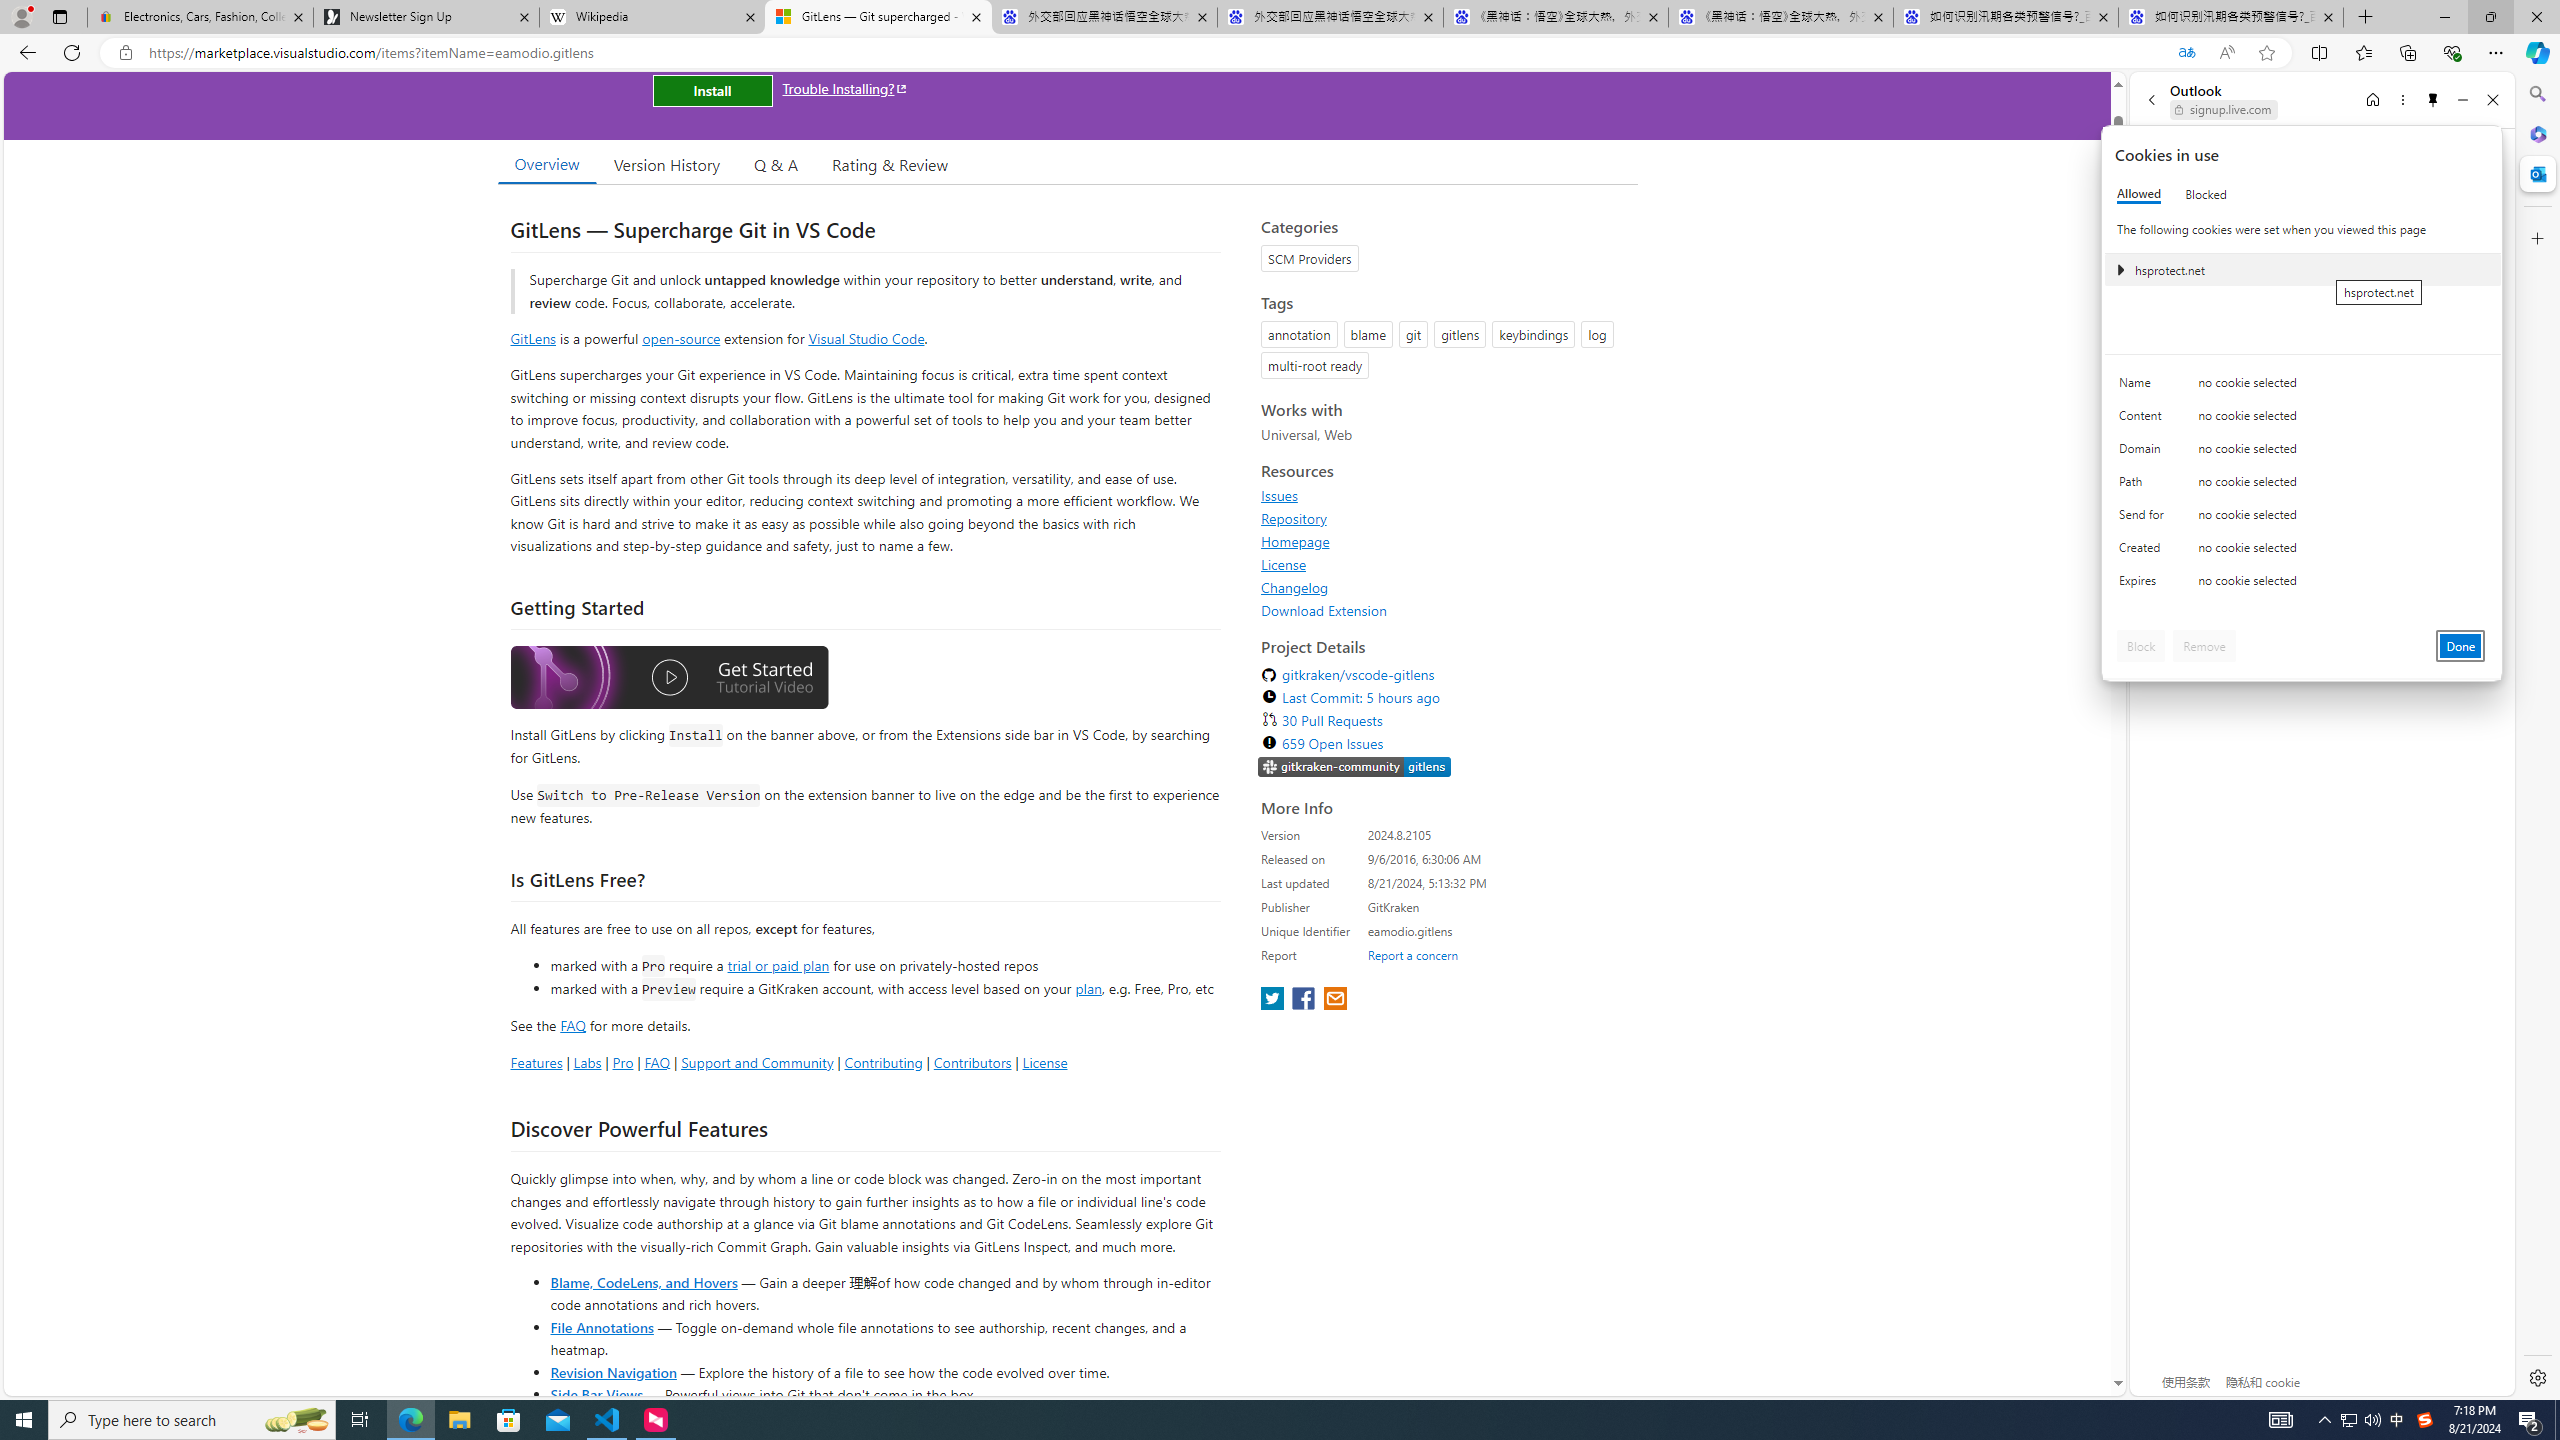 The image size is (2560, 1440). Describe the element at coordinates (2204, 646) in the screenshot. I see `'Remove'` at that location.